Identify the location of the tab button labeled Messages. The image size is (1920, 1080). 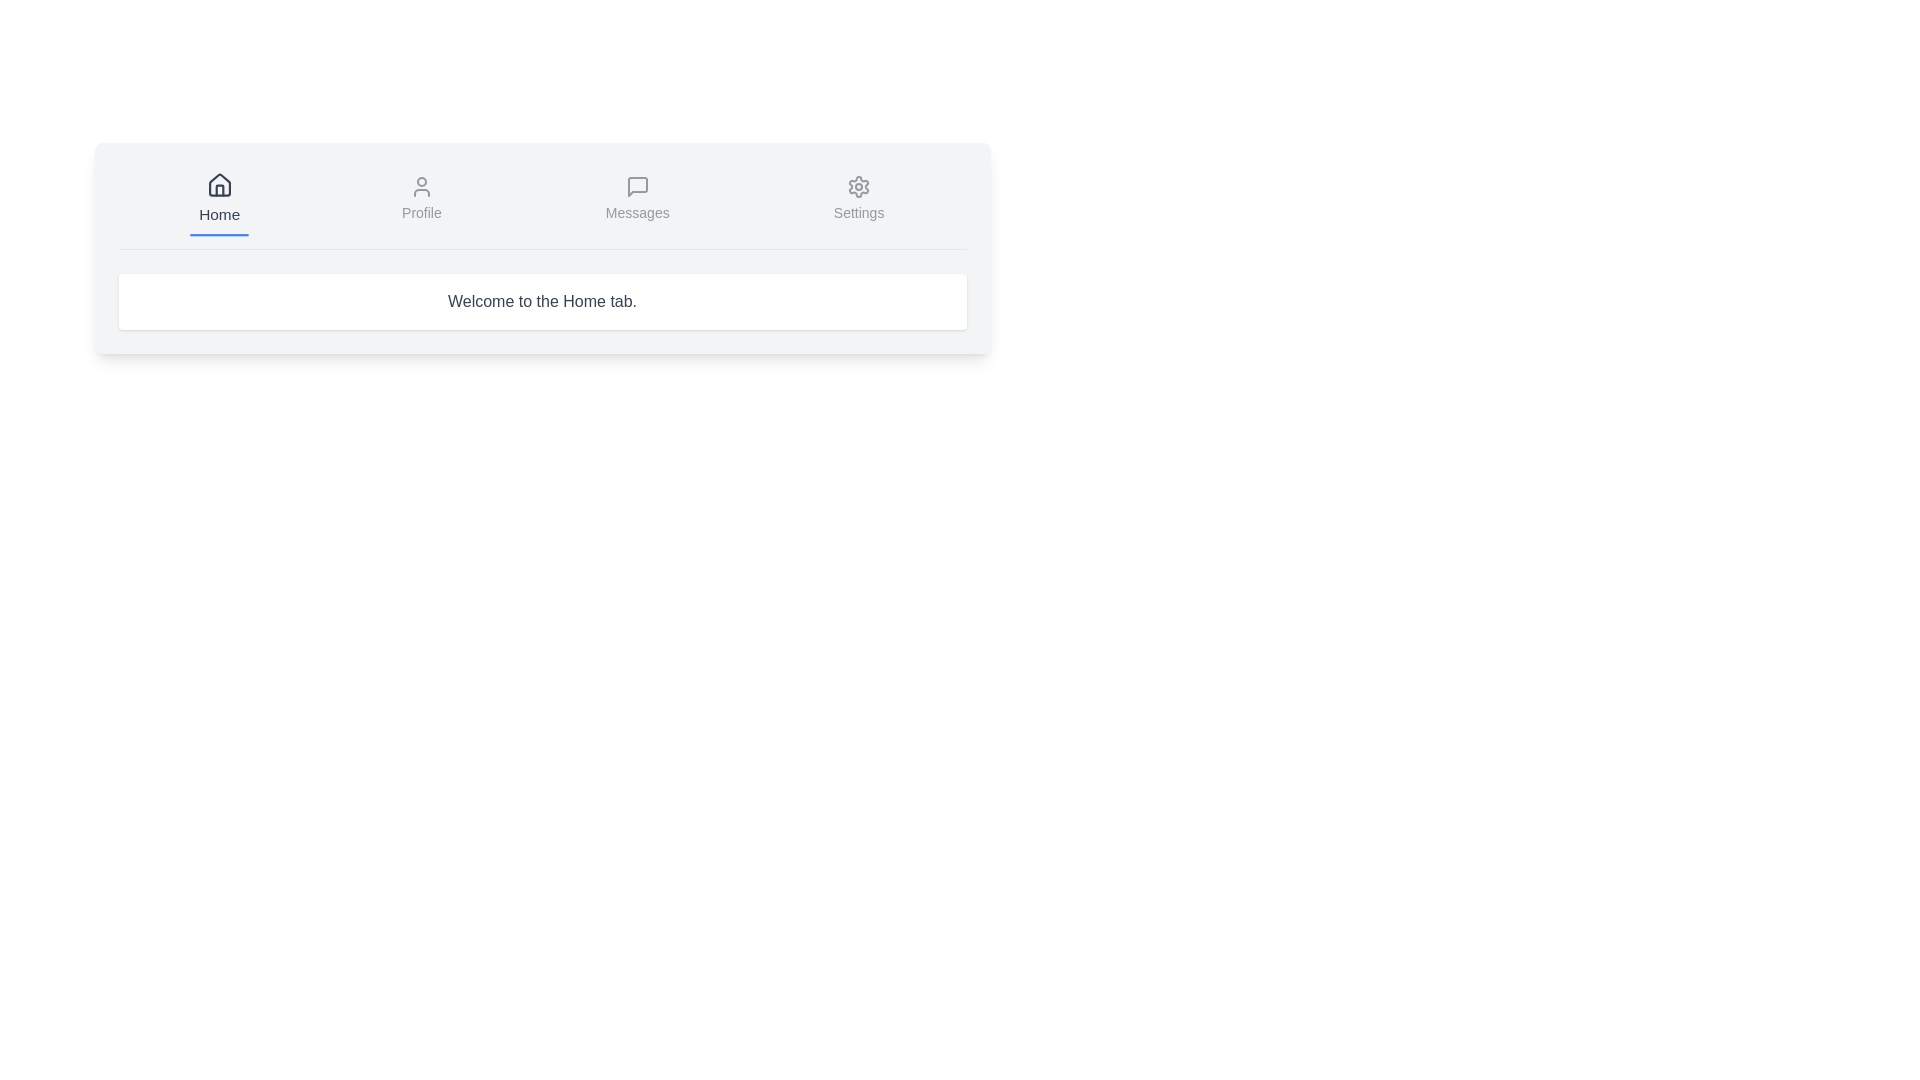
(636, 200).